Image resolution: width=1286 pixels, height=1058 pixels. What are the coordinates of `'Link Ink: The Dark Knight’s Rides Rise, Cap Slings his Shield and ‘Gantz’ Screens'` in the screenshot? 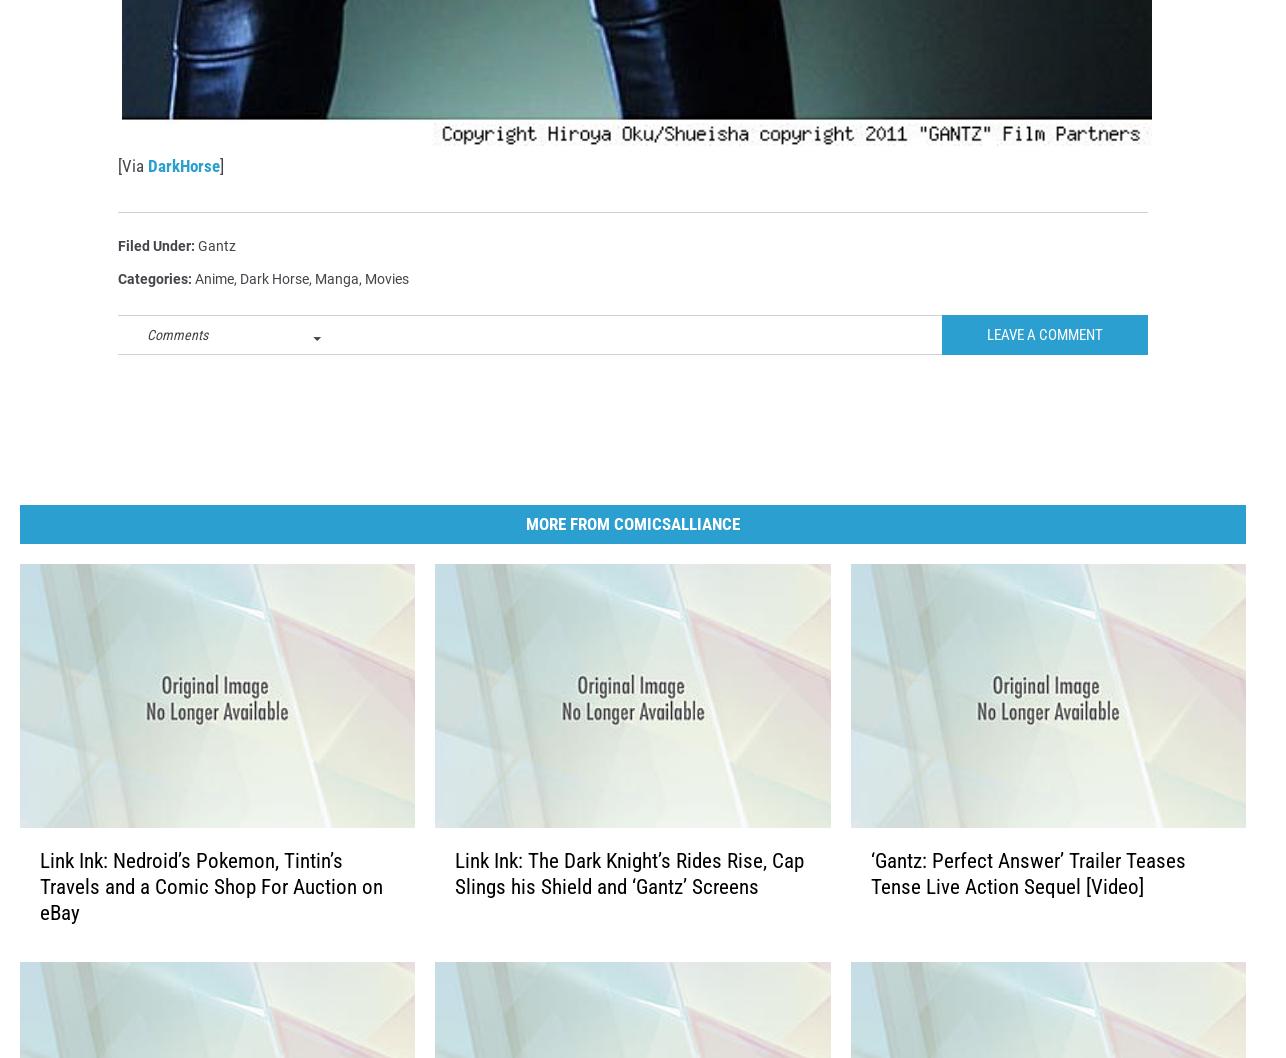 It's located at (628, 905).